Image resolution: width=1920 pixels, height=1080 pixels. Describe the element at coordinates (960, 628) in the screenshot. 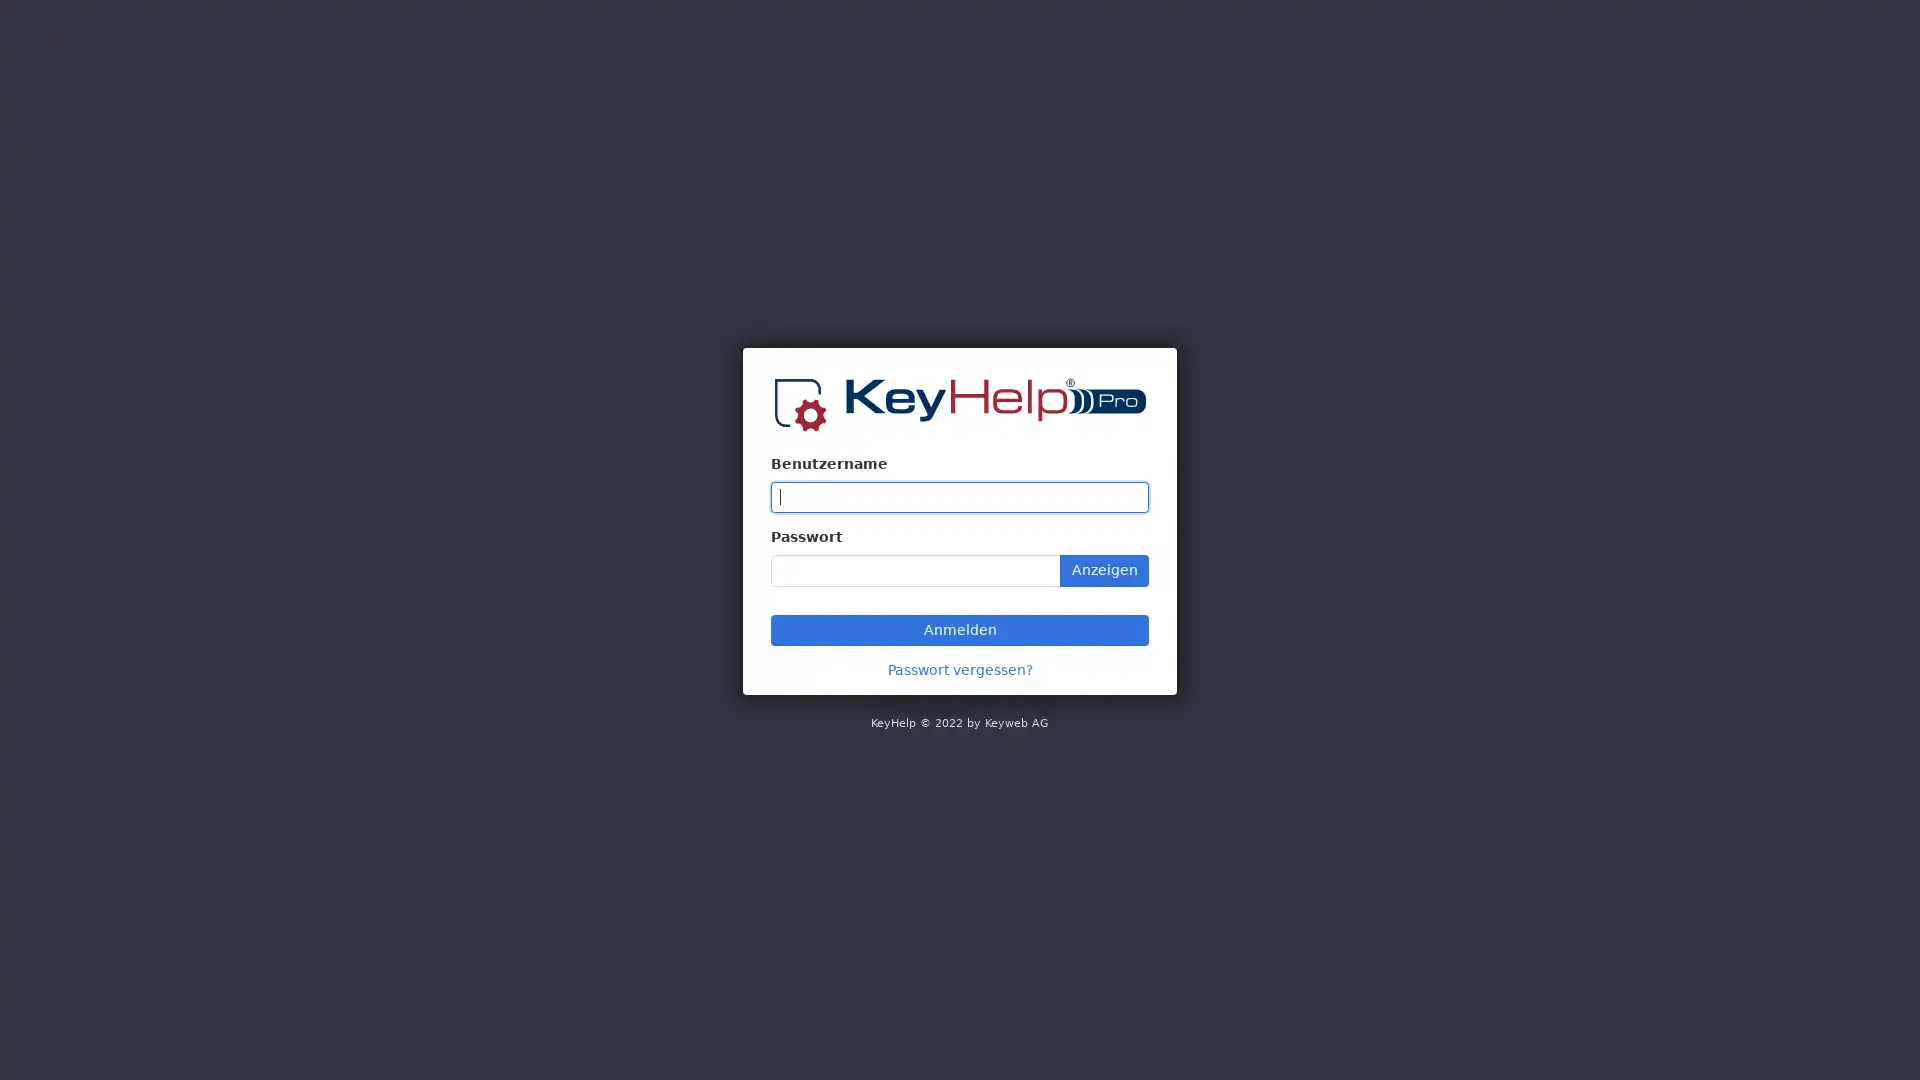

I see `Anmelden` at that location.